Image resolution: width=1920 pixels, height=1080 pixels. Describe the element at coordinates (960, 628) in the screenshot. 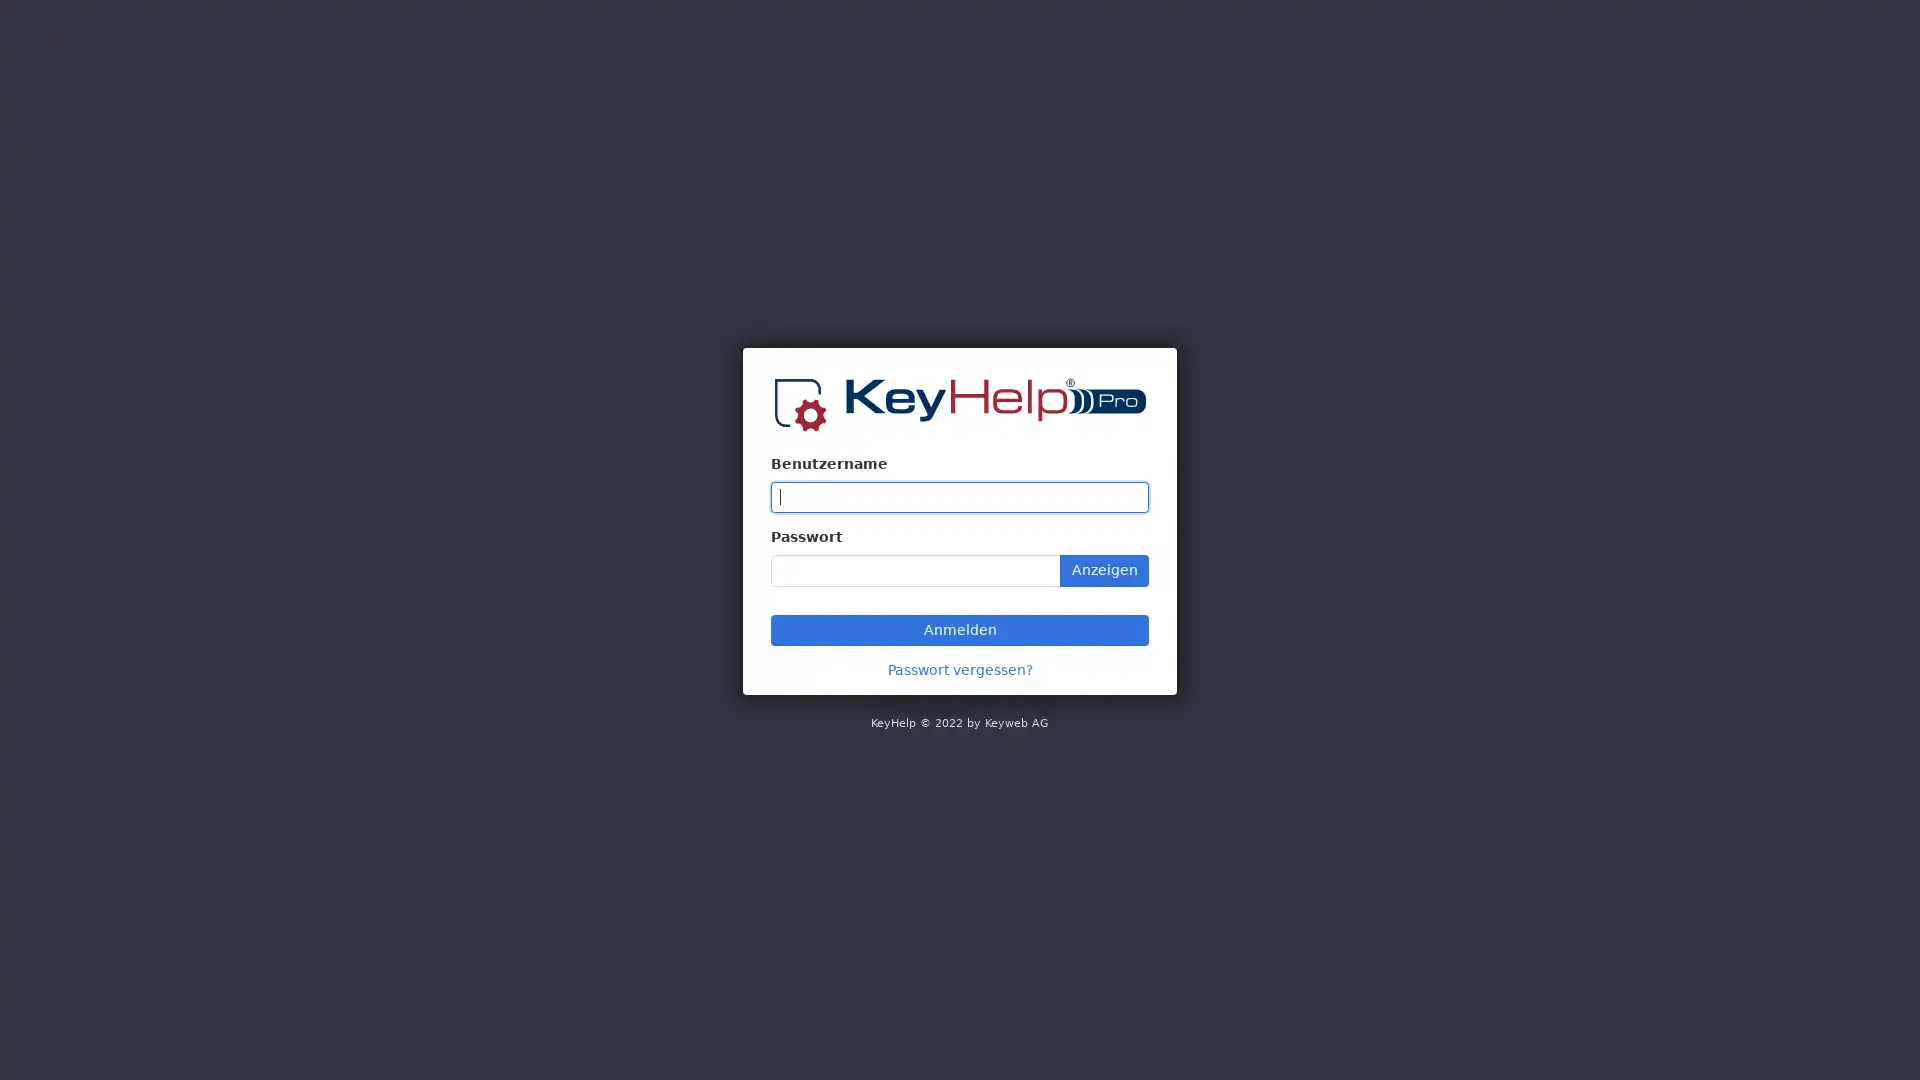

I see `Anmelden` at that location.